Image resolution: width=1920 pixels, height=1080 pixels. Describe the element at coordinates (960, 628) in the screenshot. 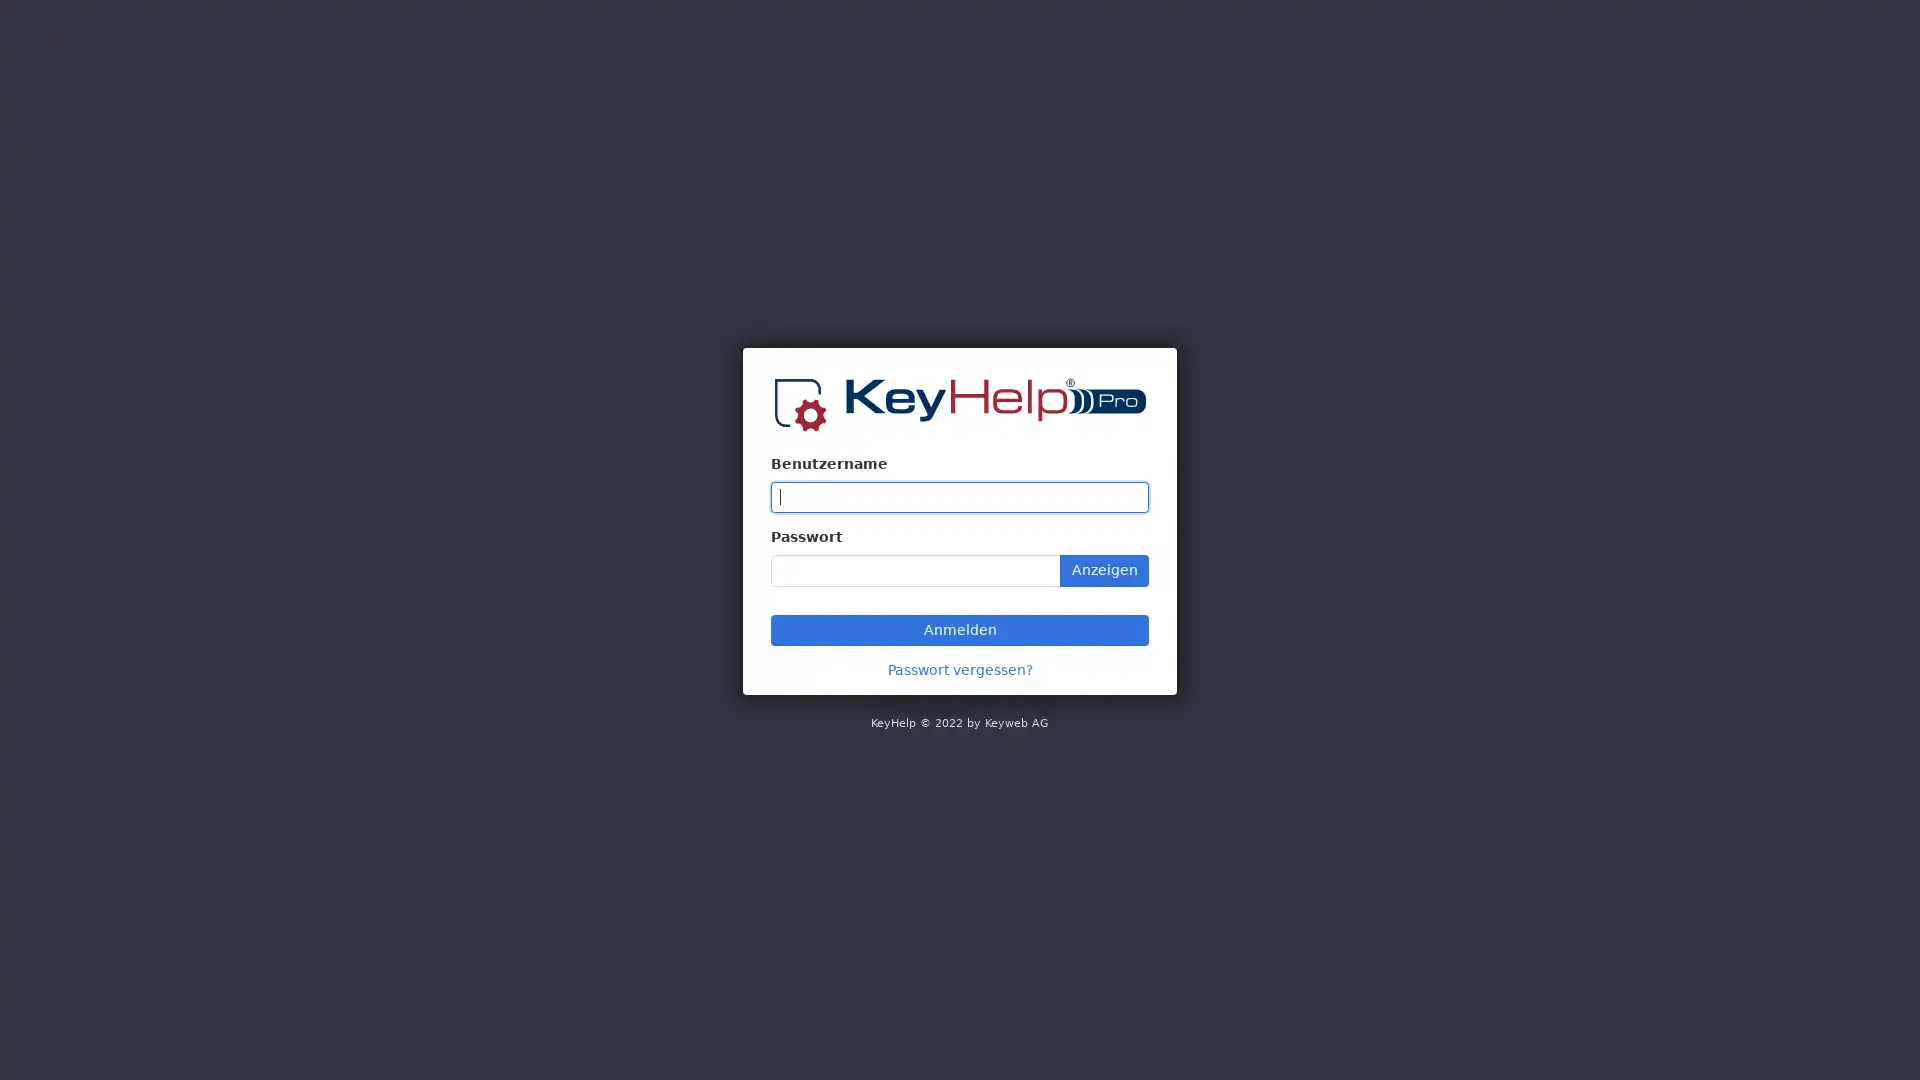

I see `Anmelden` at that location.